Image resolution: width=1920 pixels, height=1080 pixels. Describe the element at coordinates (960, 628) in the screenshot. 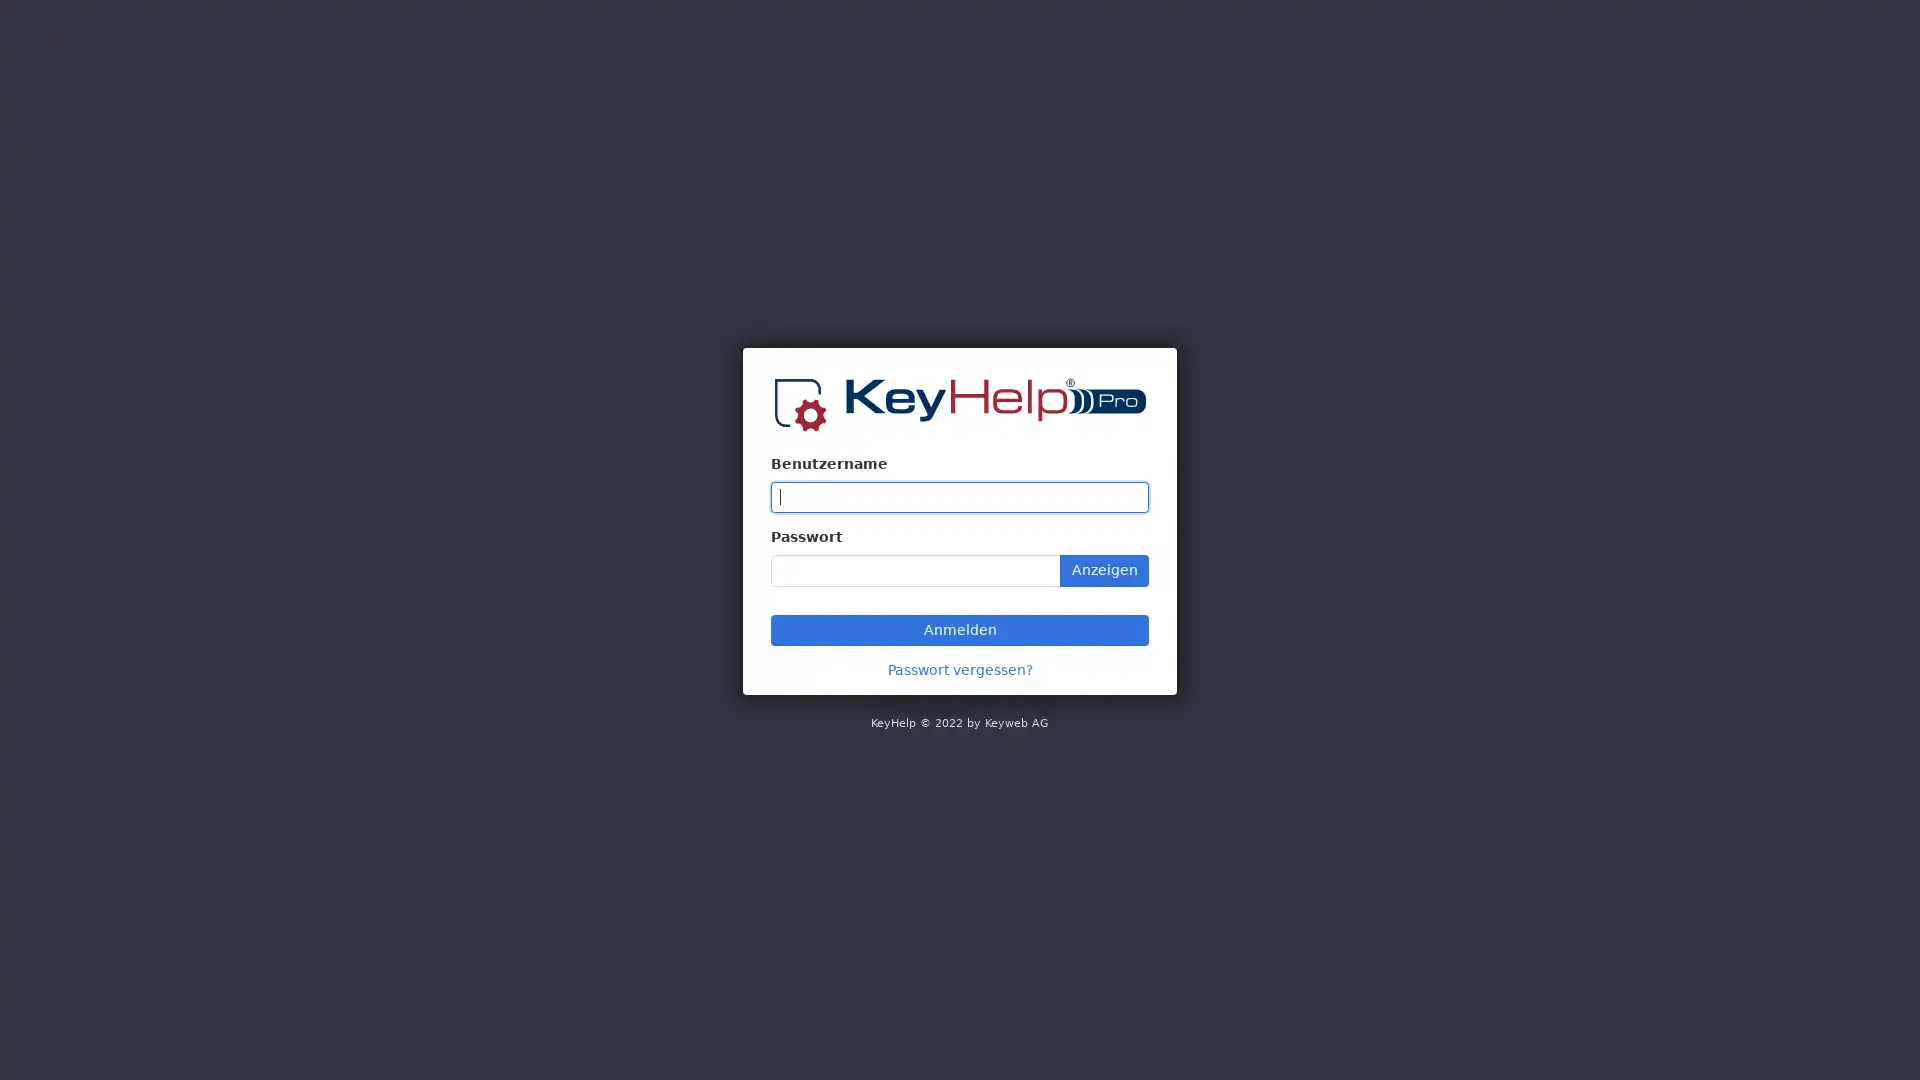

I see `Anmelden` at that location.